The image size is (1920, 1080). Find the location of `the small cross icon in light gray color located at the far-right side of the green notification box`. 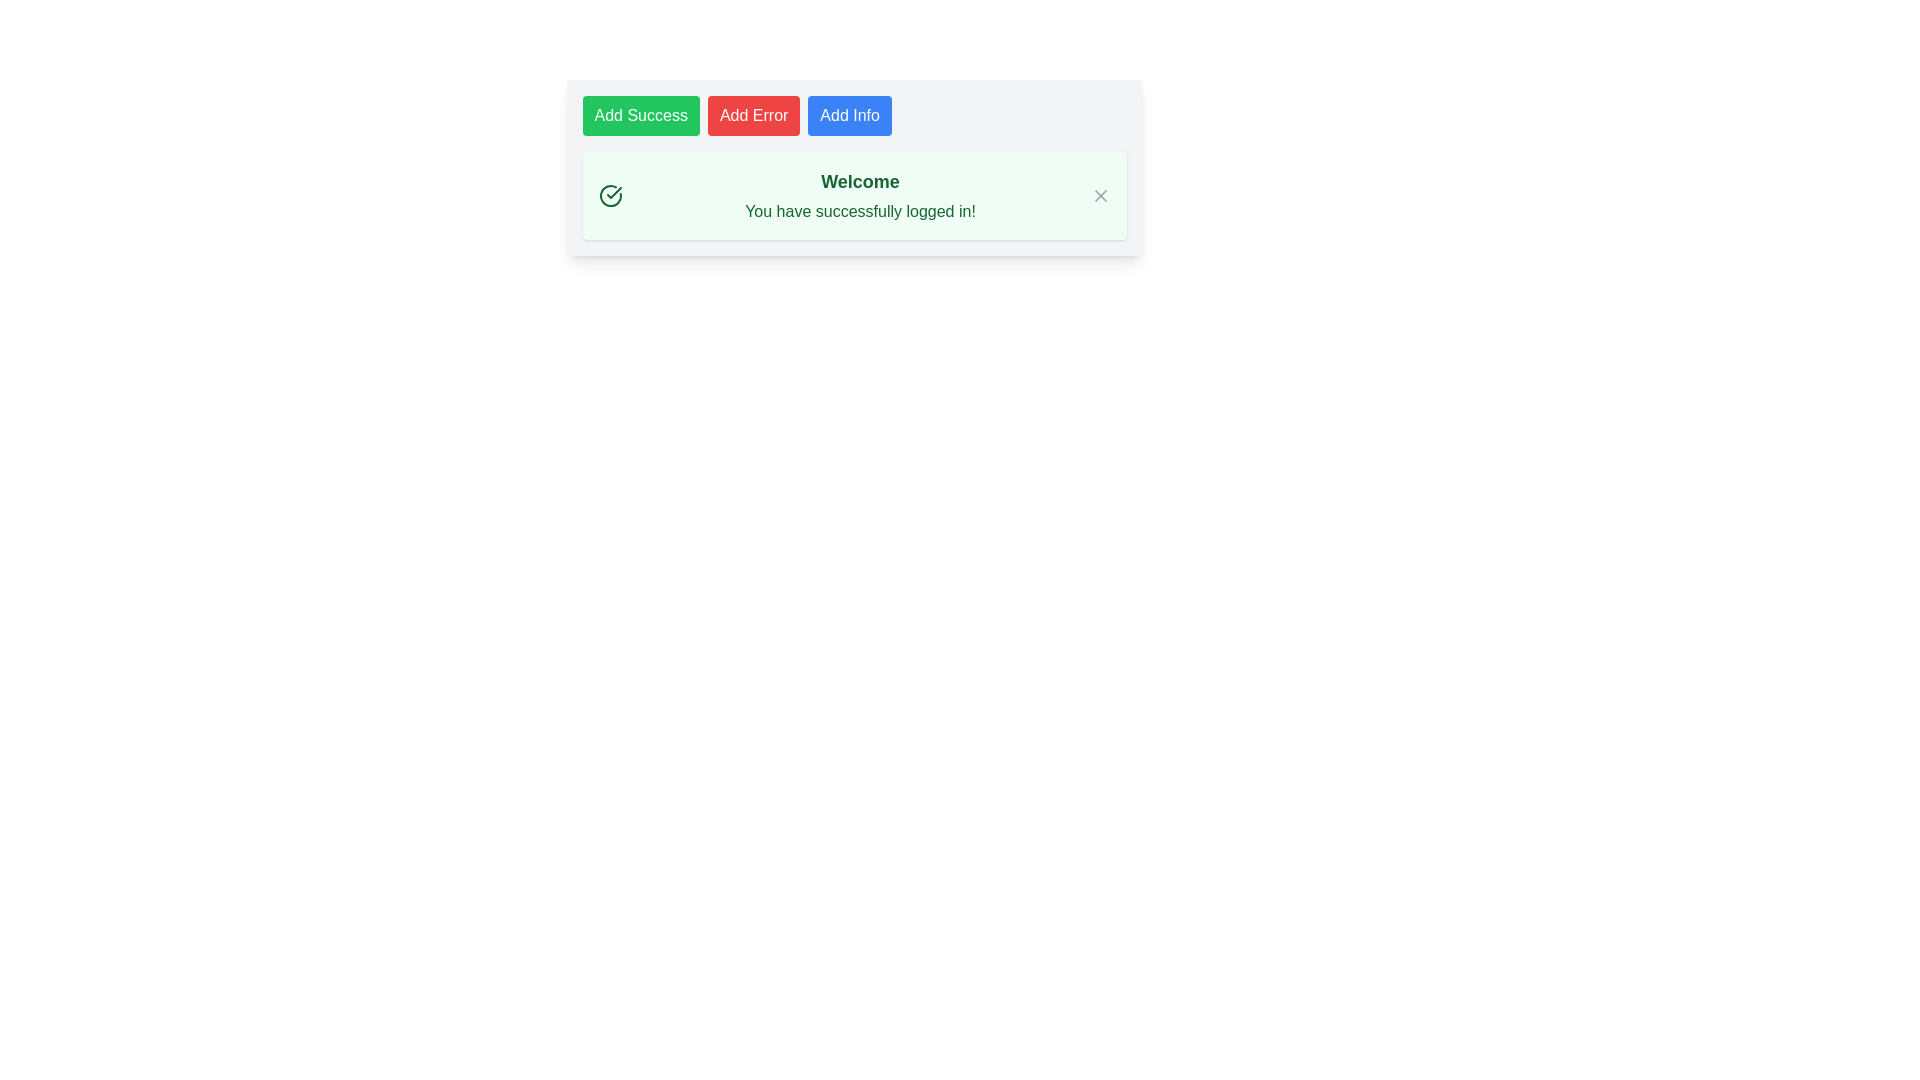

the small cross icon in light gray color located at the far-right side of the green notification box is located at coordinates (1099, 196).